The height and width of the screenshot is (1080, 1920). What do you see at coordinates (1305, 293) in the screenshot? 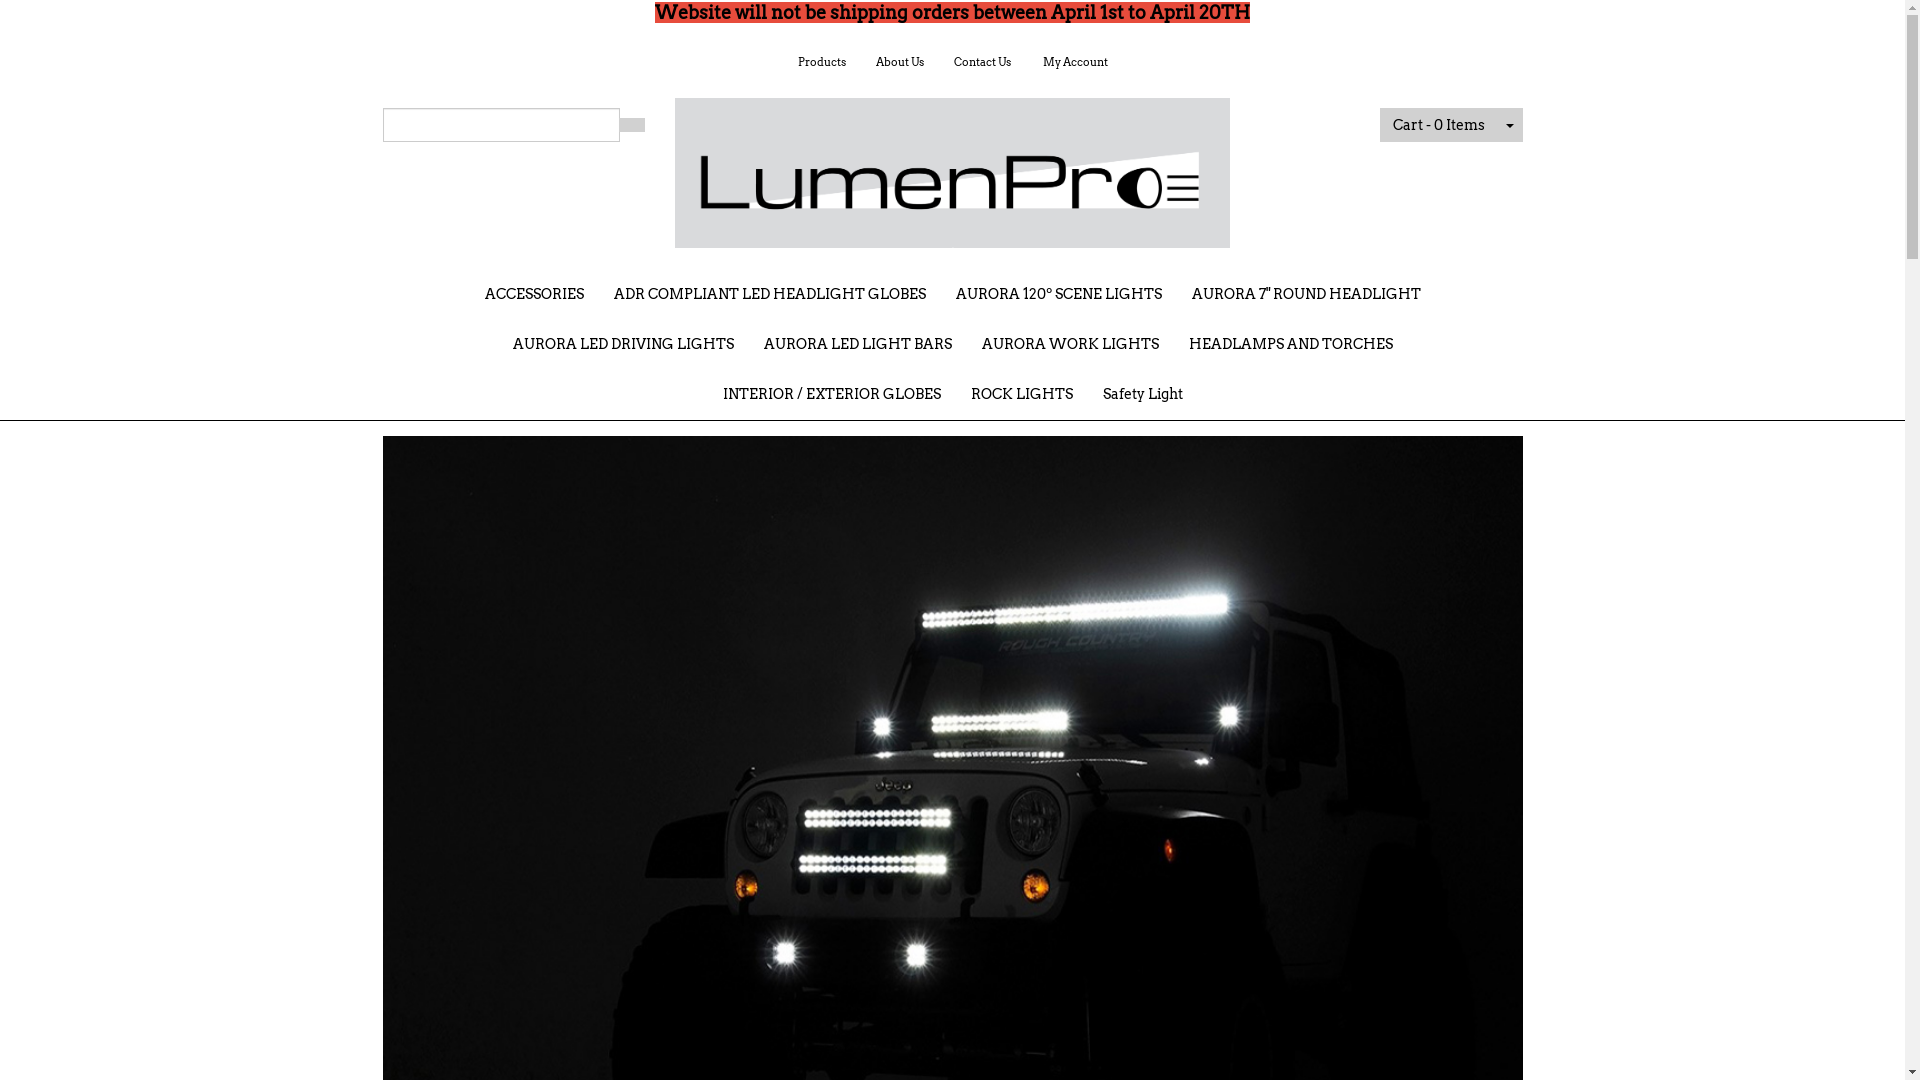
I see `'AURORA 7" ROUND HEADLIGHT'` at bounding box center [1305, 293].